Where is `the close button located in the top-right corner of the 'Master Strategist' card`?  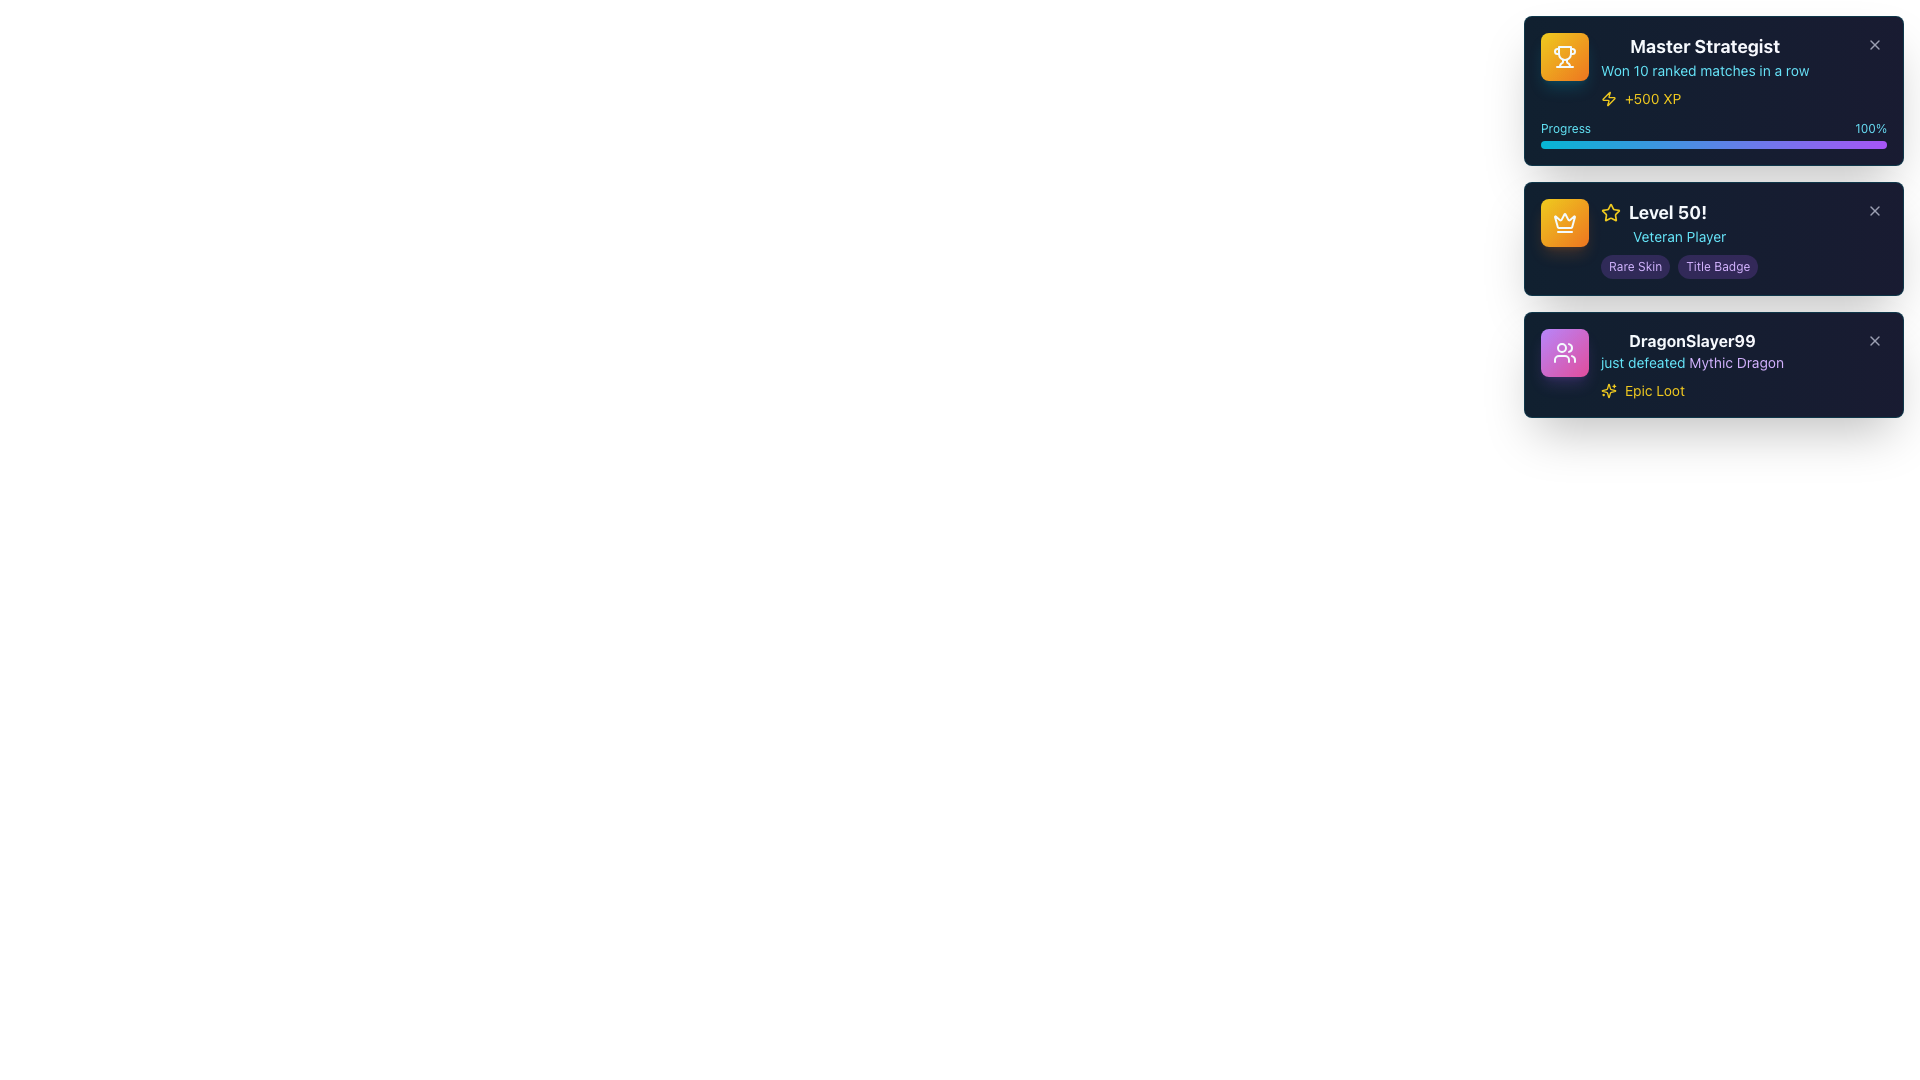
the close button located in the top-right corner of the 'Master Strategist' card is located at coordinates (1874, 45).